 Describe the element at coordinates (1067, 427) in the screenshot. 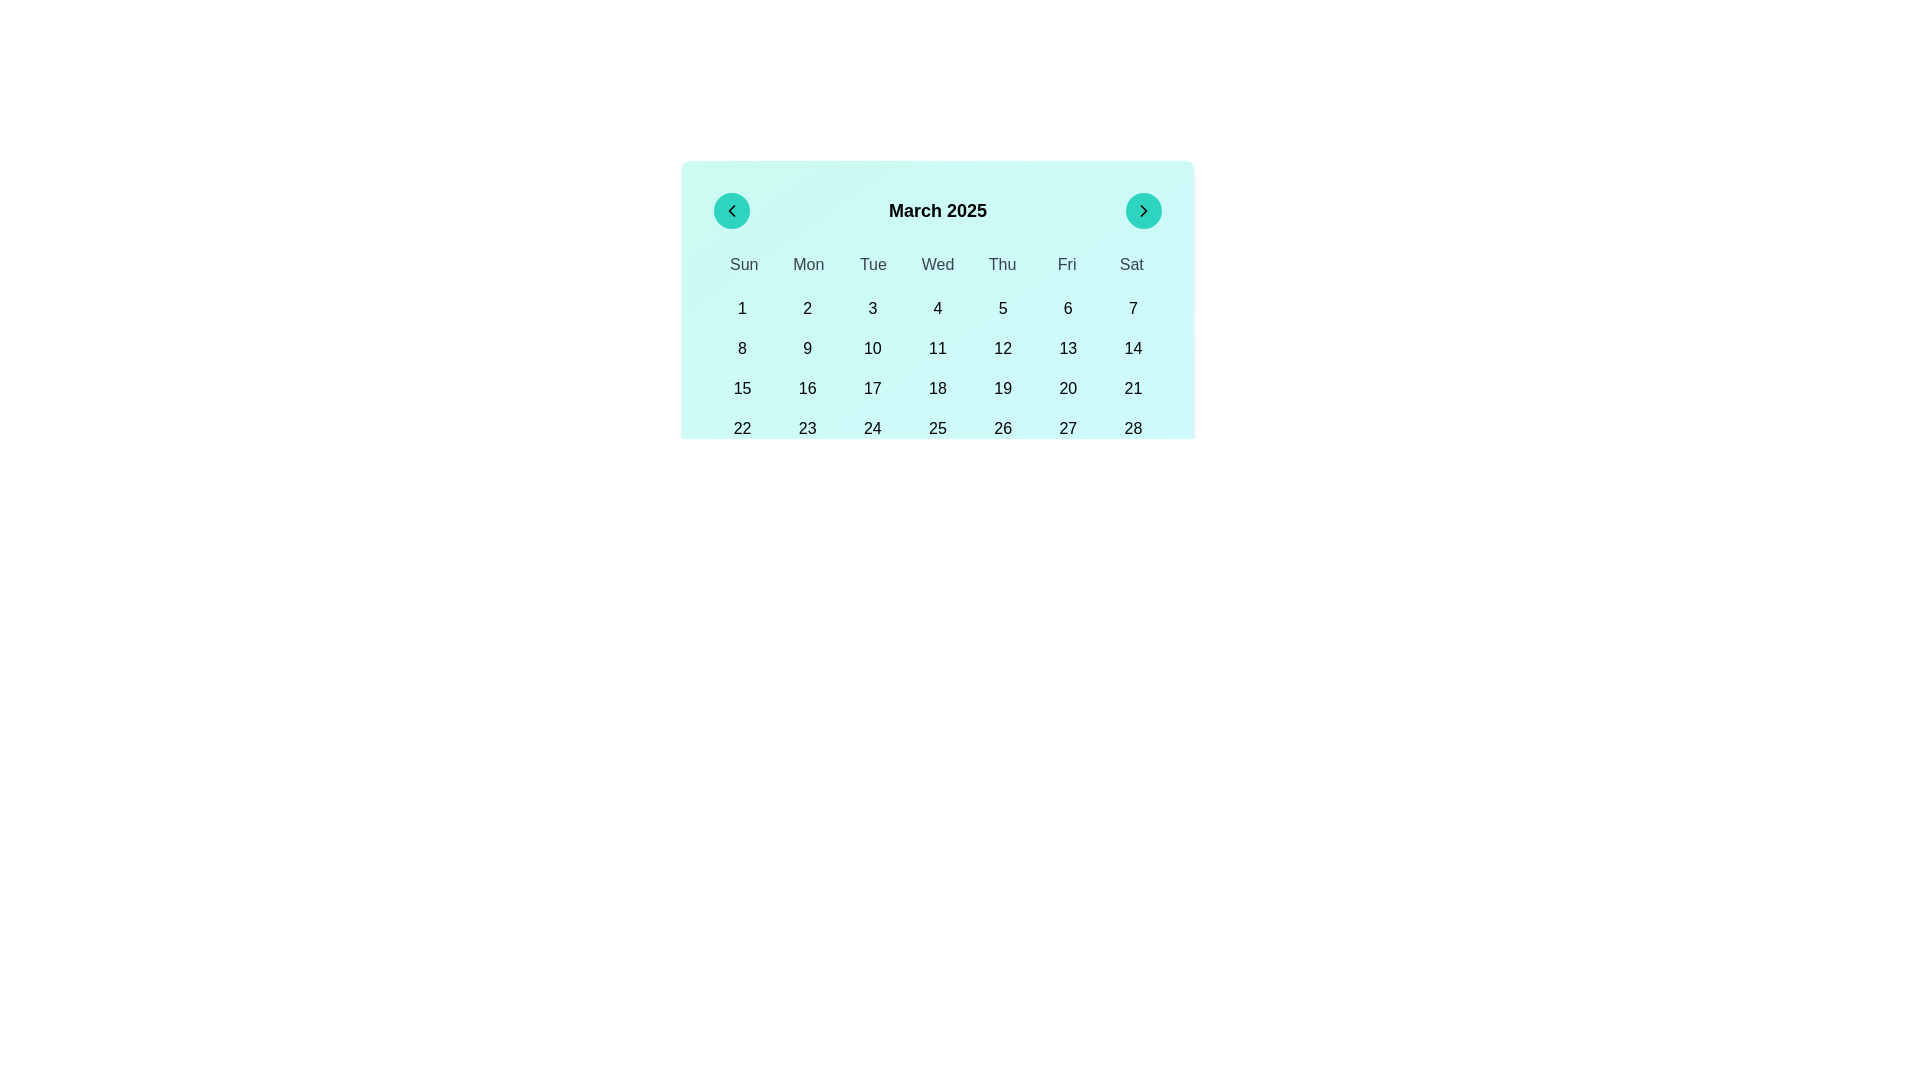

I see `the clickable button representing the 27th day in the calendar interface` at that location.